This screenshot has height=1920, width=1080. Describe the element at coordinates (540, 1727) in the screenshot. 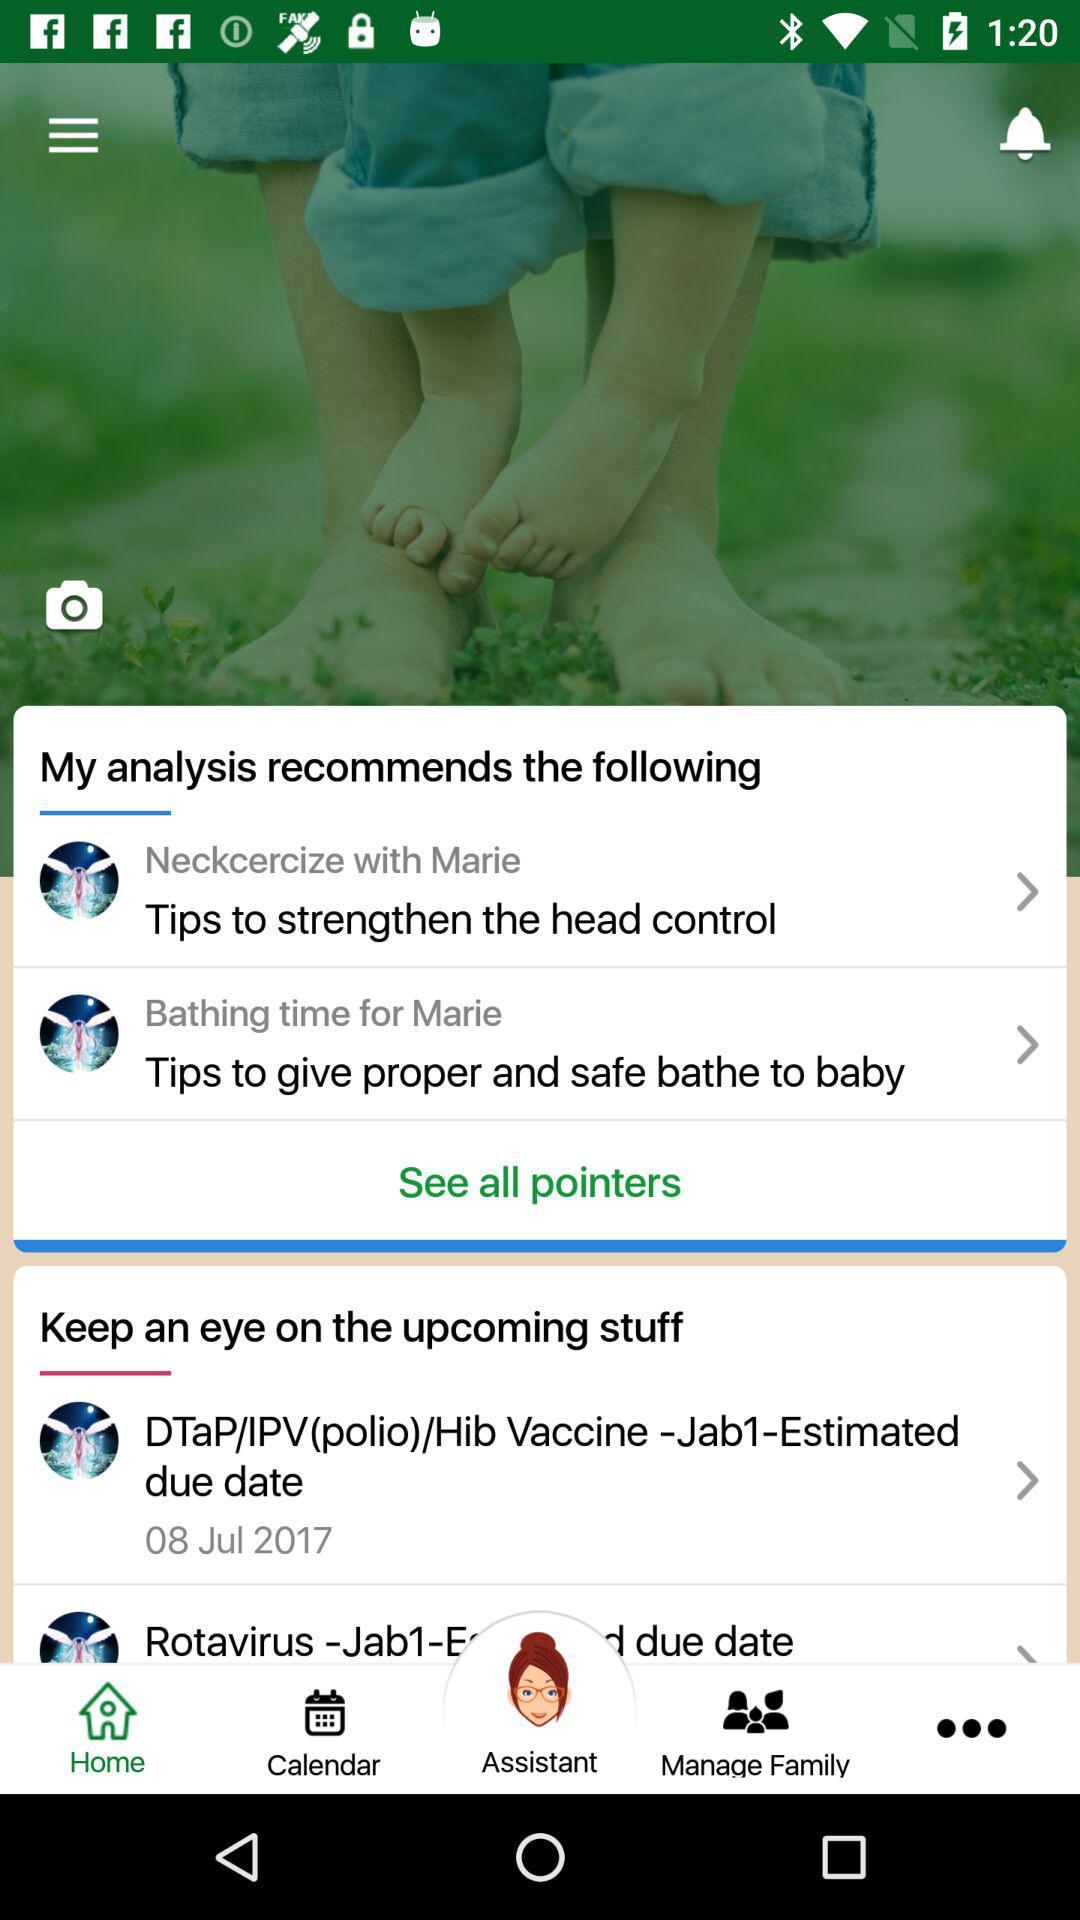

I see `open the assistant` at that location.